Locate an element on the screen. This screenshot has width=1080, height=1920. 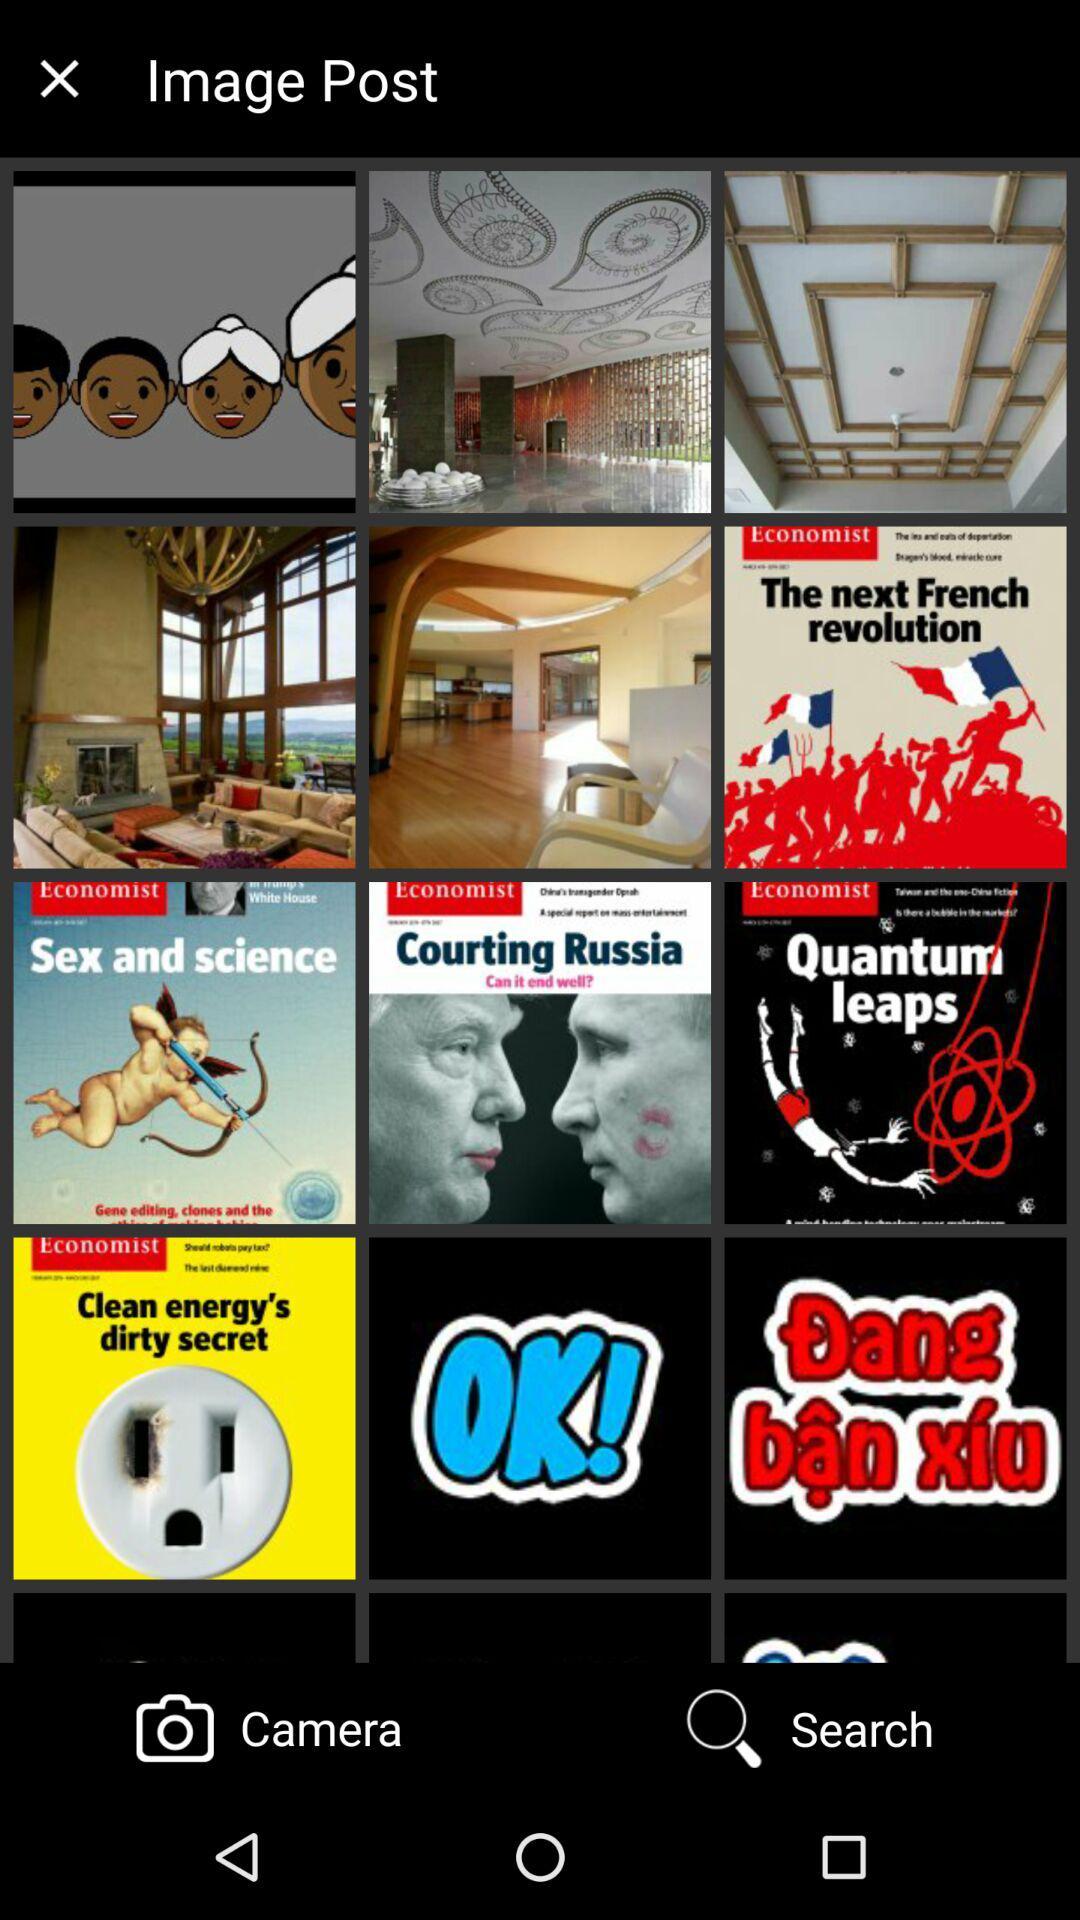
the image which is right to clean energys dirty secret image at bottom of the page is located at coordinates (540, 1408).